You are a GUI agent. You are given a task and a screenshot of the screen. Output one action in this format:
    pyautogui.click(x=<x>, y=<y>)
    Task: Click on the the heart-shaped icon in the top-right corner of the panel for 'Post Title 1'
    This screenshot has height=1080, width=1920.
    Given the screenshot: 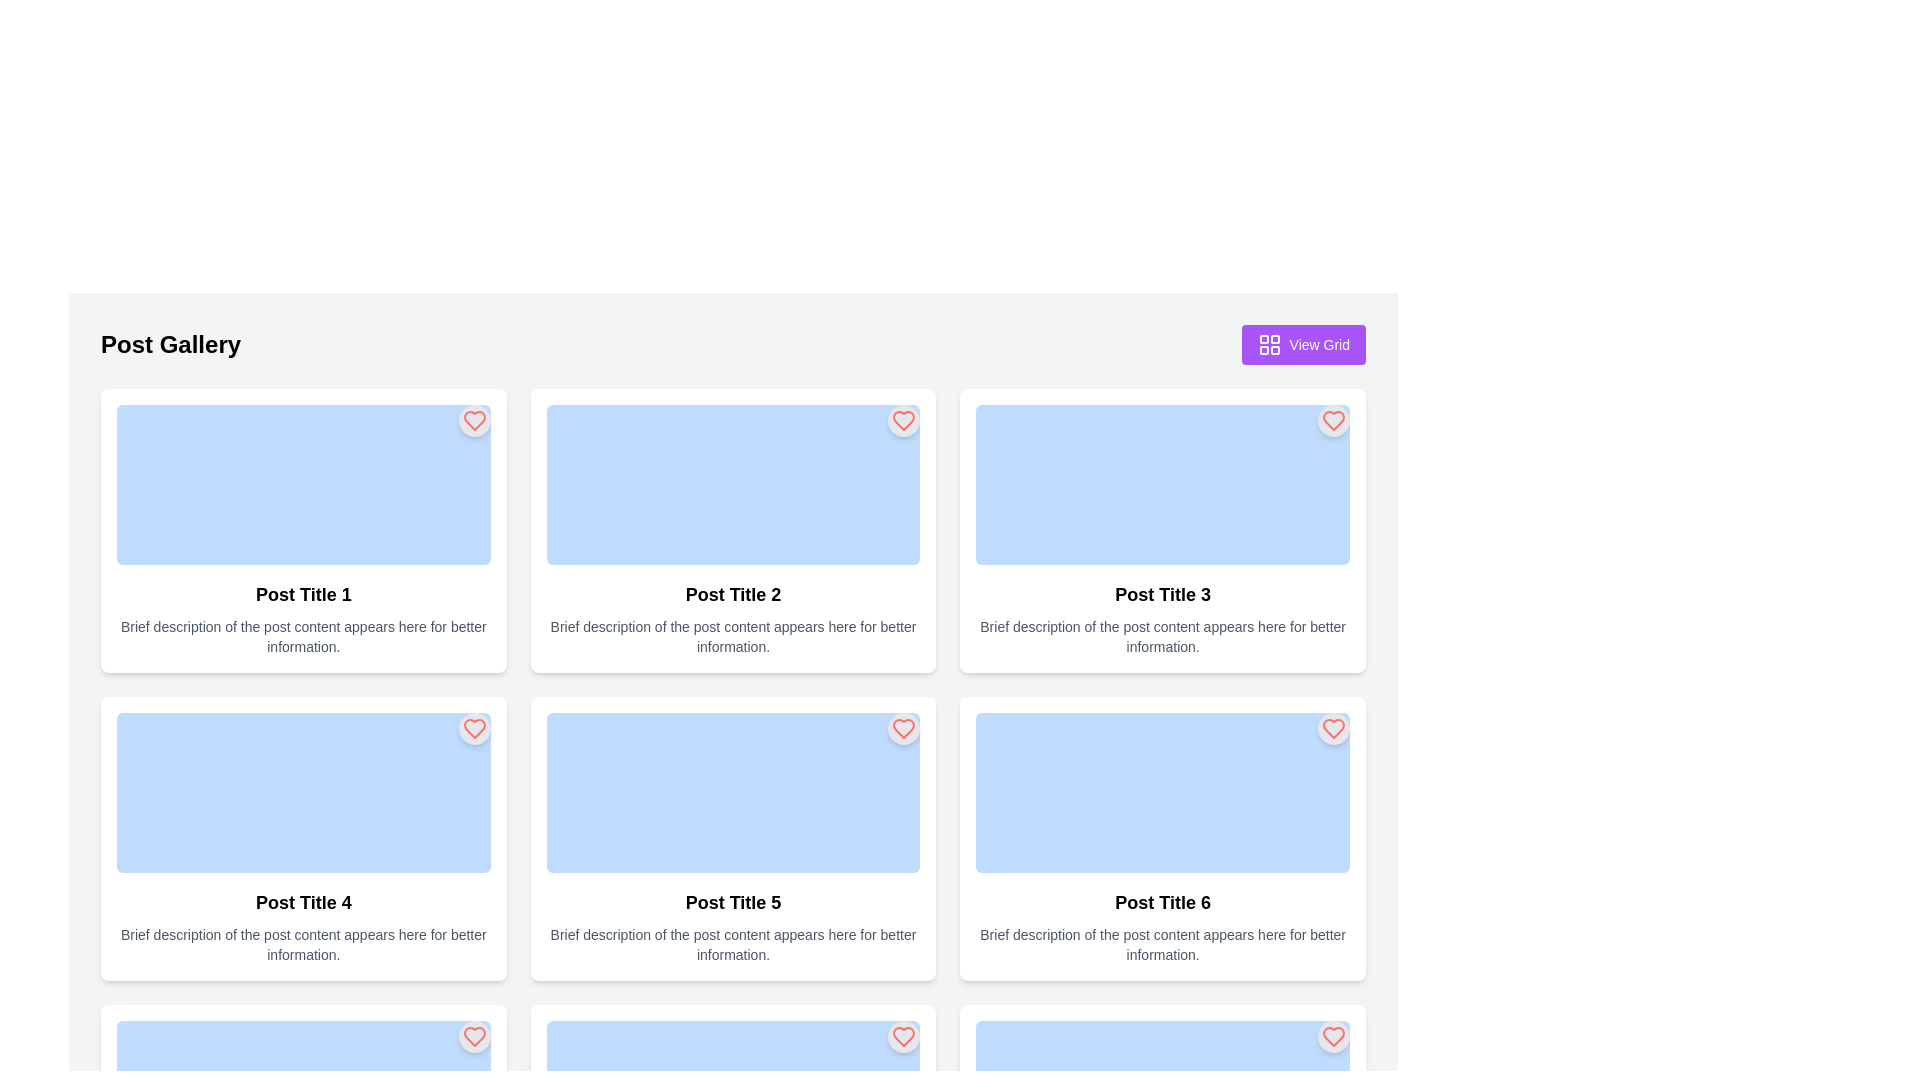 What is the action you would take?
    pyautogui.click(x=473, y=419)
    